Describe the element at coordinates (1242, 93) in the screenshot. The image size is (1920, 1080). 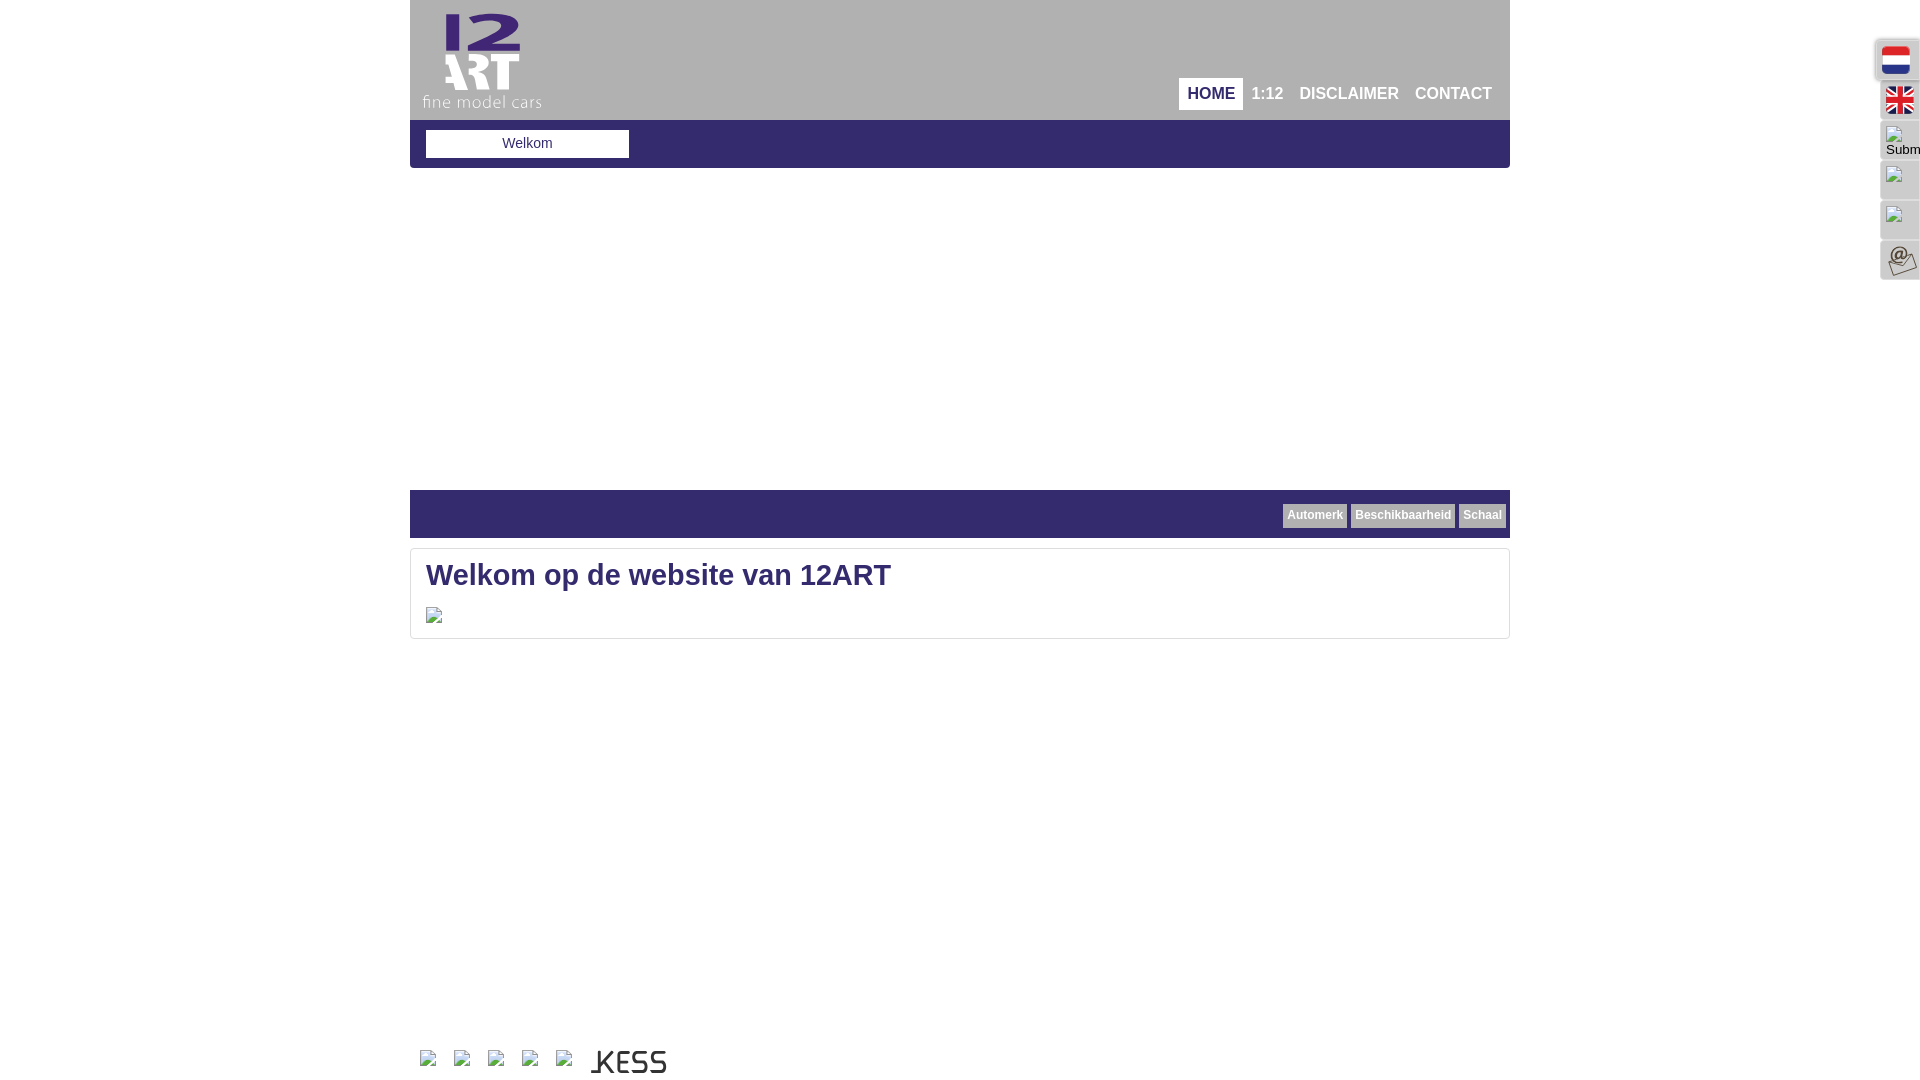
I see `'1:12'` at that location.